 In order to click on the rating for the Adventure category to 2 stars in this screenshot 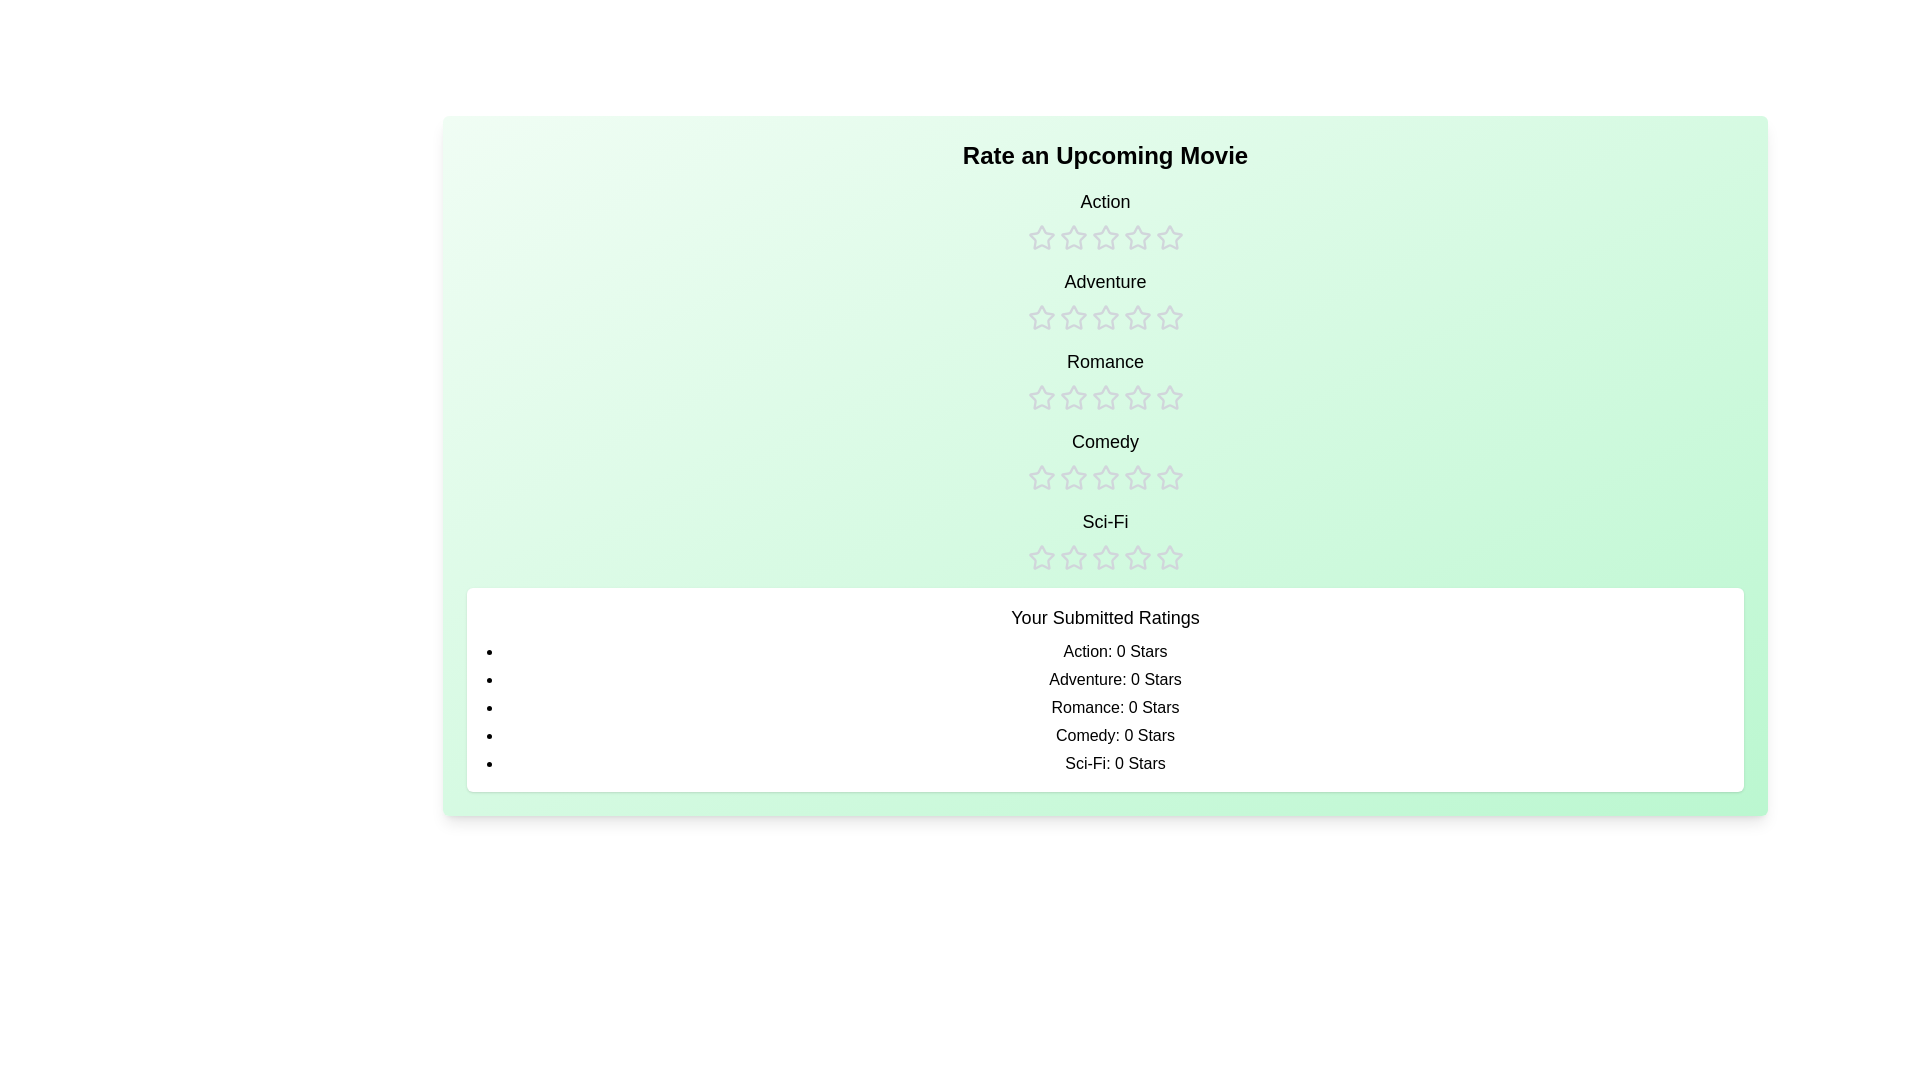, I will do `click(1072, 300)`.